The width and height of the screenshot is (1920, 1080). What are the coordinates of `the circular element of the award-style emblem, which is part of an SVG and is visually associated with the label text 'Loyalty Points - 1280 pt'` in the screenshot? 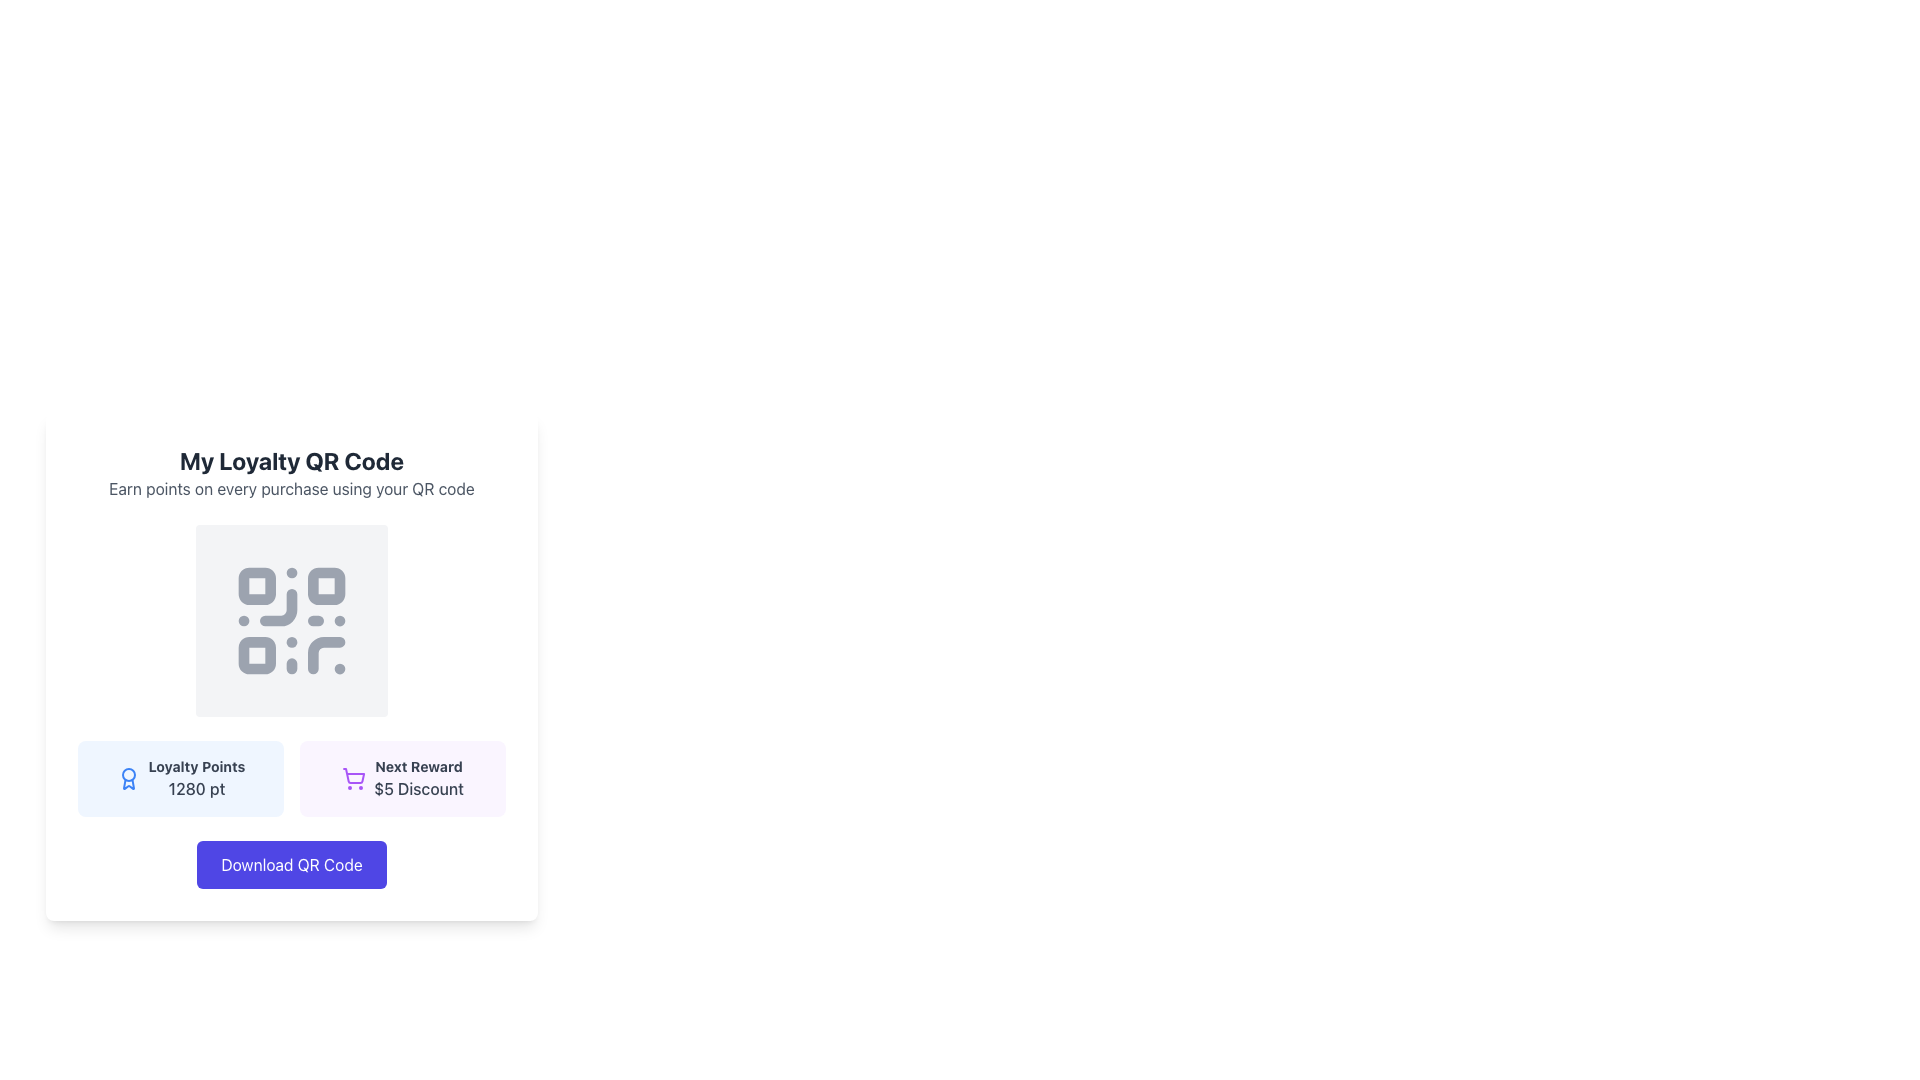 It's located at (127, 774).